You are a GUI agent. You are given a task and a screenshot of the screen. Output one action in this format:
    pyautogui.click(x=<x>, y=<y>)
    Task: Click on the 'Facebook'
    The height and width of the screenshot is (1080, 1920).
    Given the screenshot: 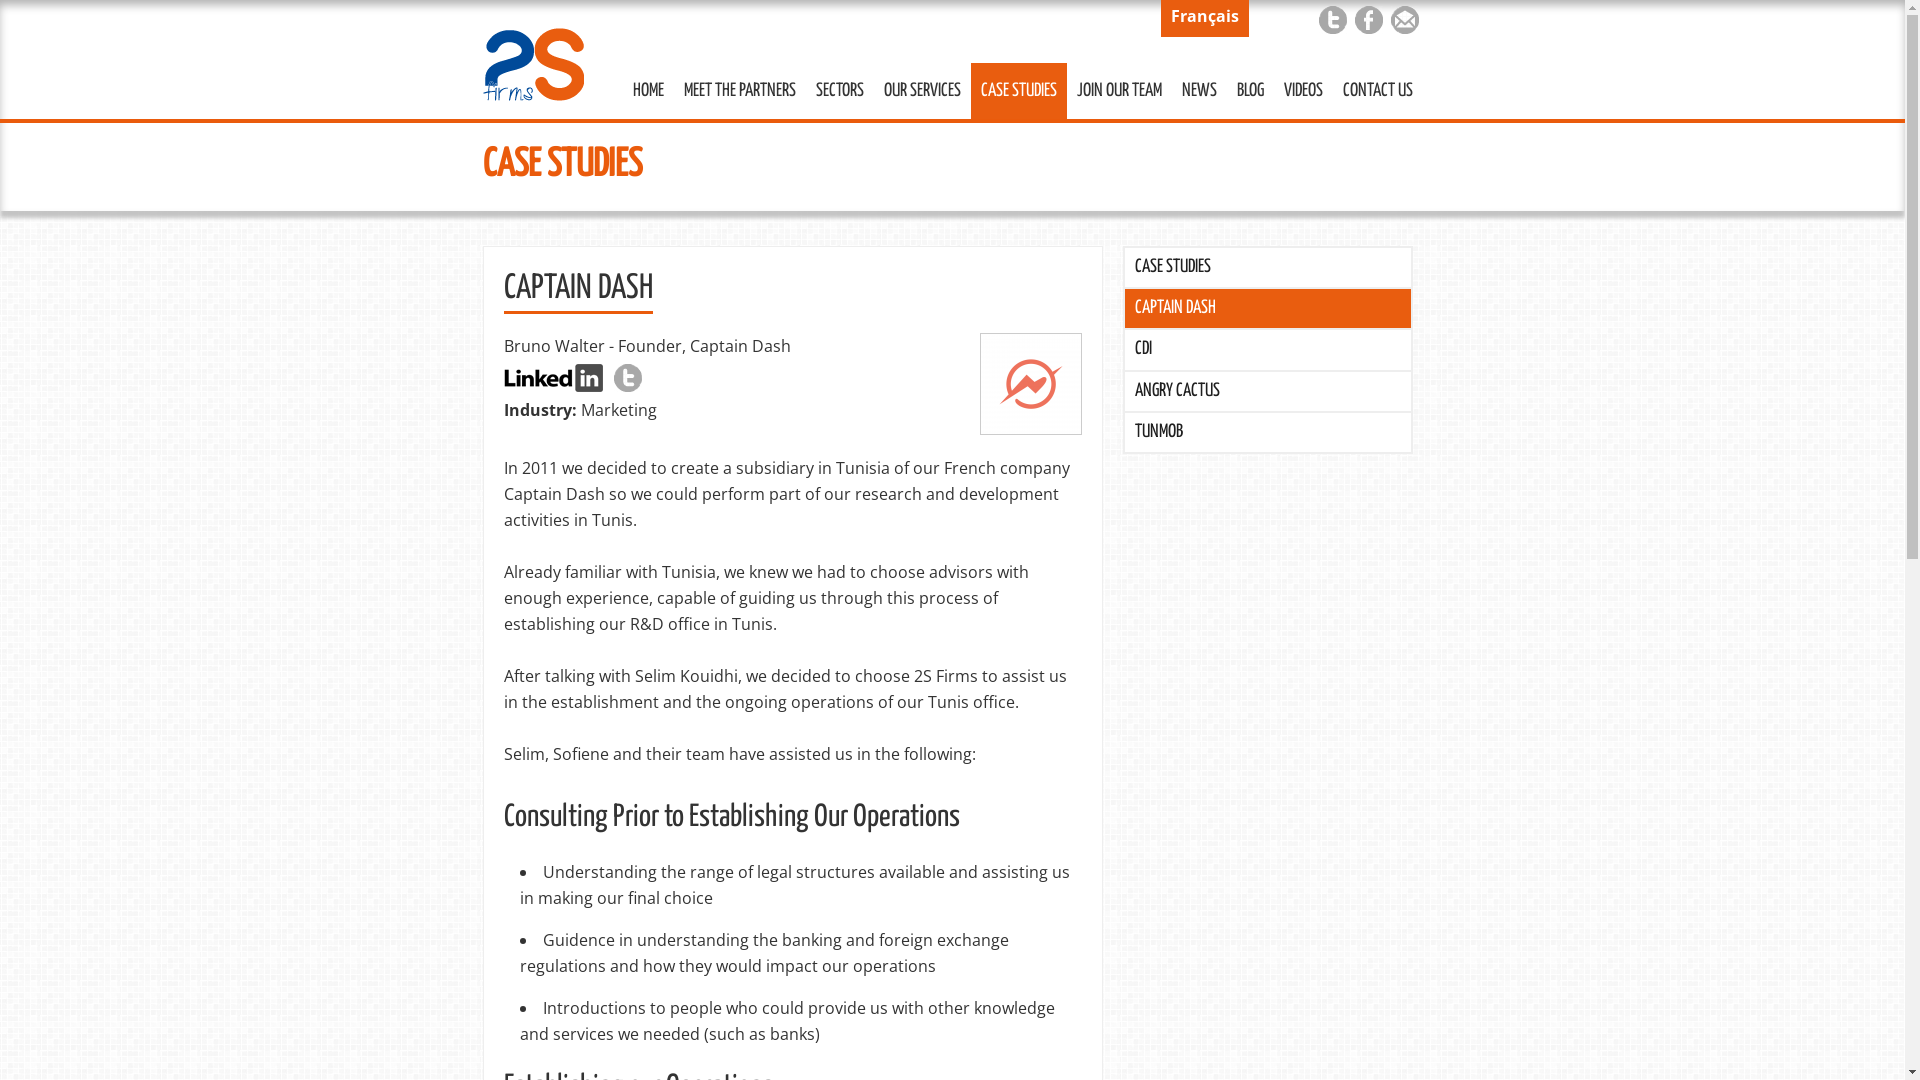 What is the action you would take?
    pyautogui.click(x=1367, y=19)
    